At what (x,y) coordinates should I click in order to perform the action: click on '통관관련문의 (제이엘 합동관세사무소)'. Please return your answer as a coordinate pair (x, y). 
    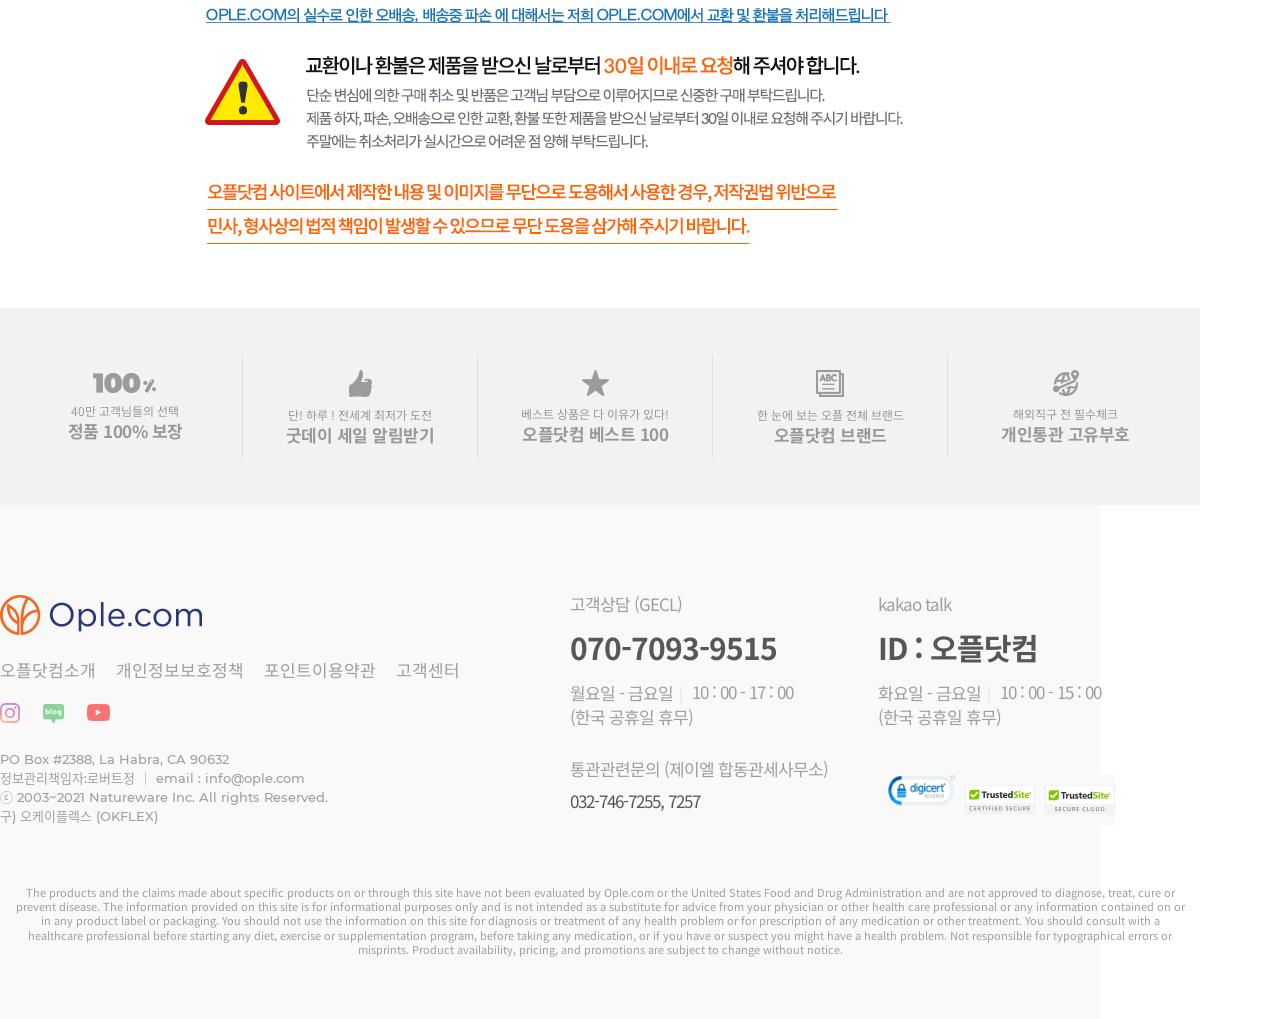
    Looking at the image, I should click on (569, 766).